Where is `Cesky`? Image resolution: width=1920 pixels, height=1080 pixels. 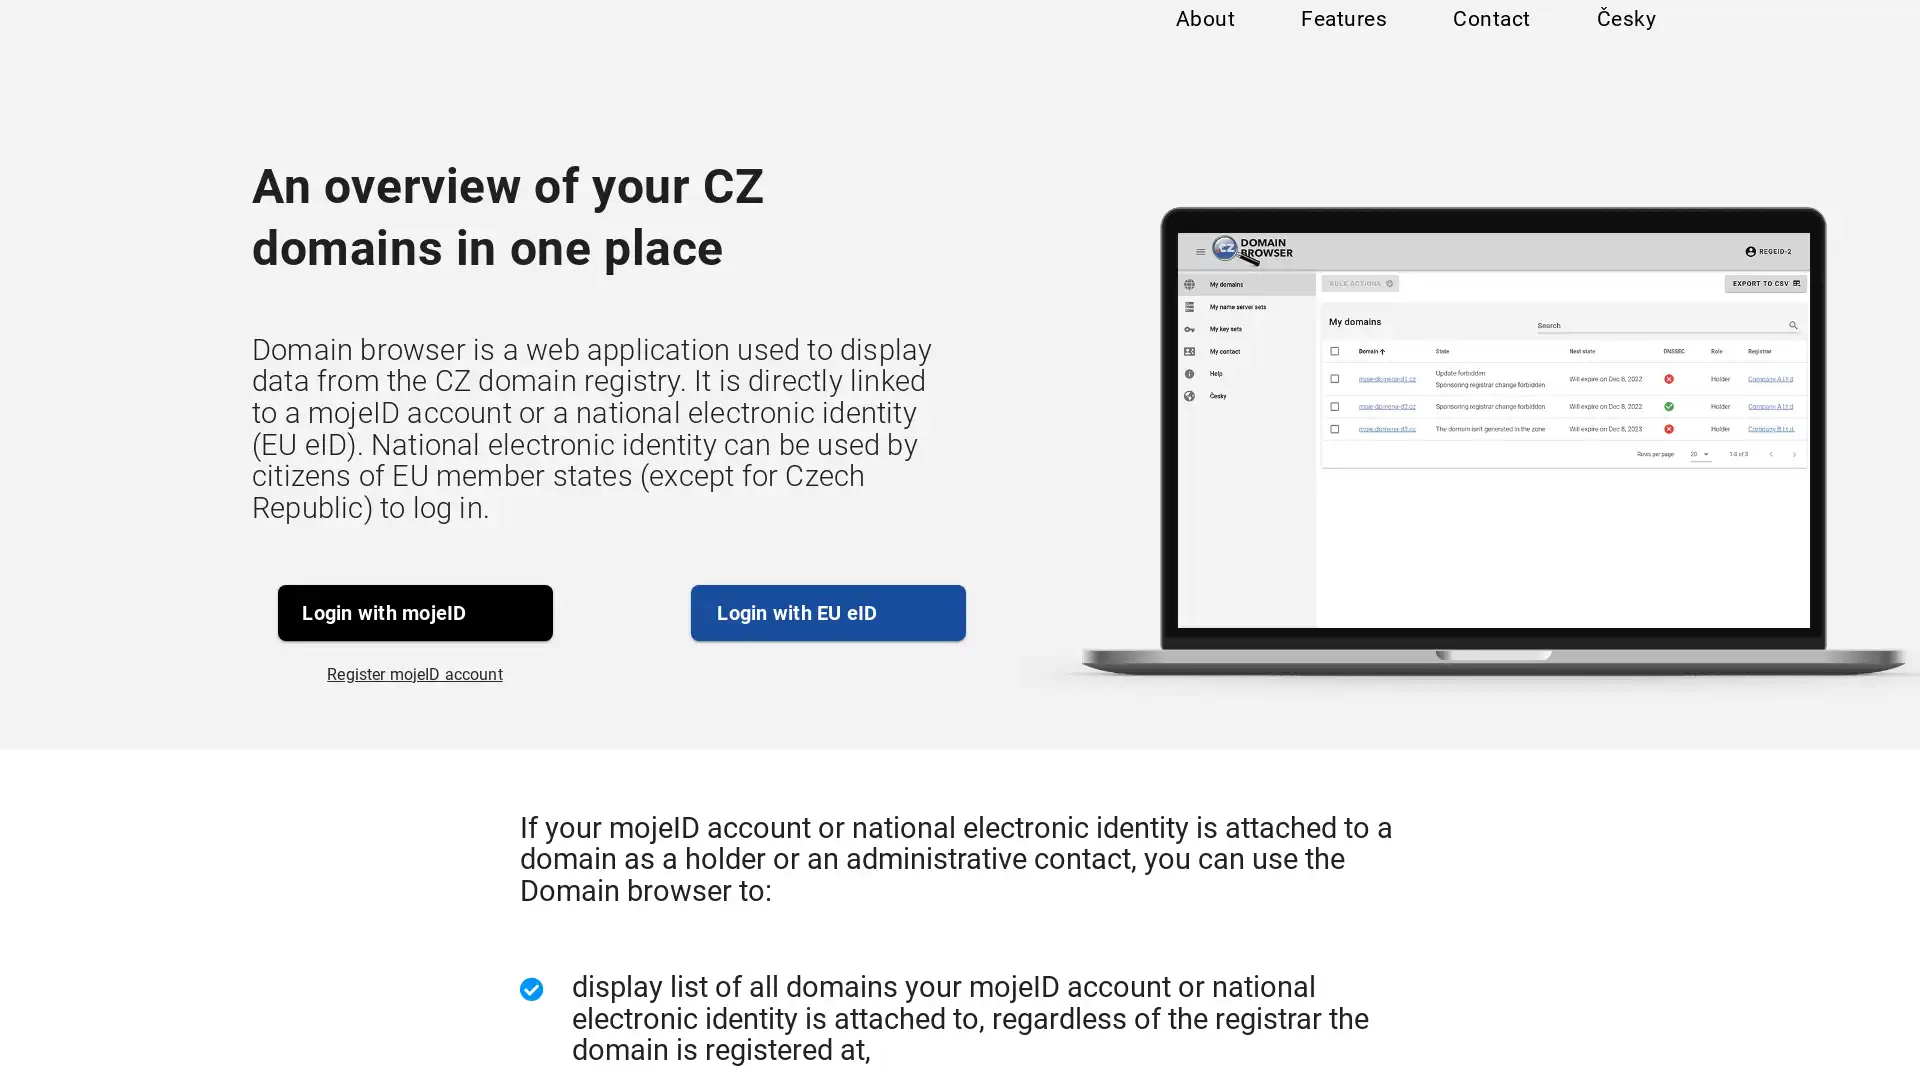 Cesky is located at coordinates (1625, 42).